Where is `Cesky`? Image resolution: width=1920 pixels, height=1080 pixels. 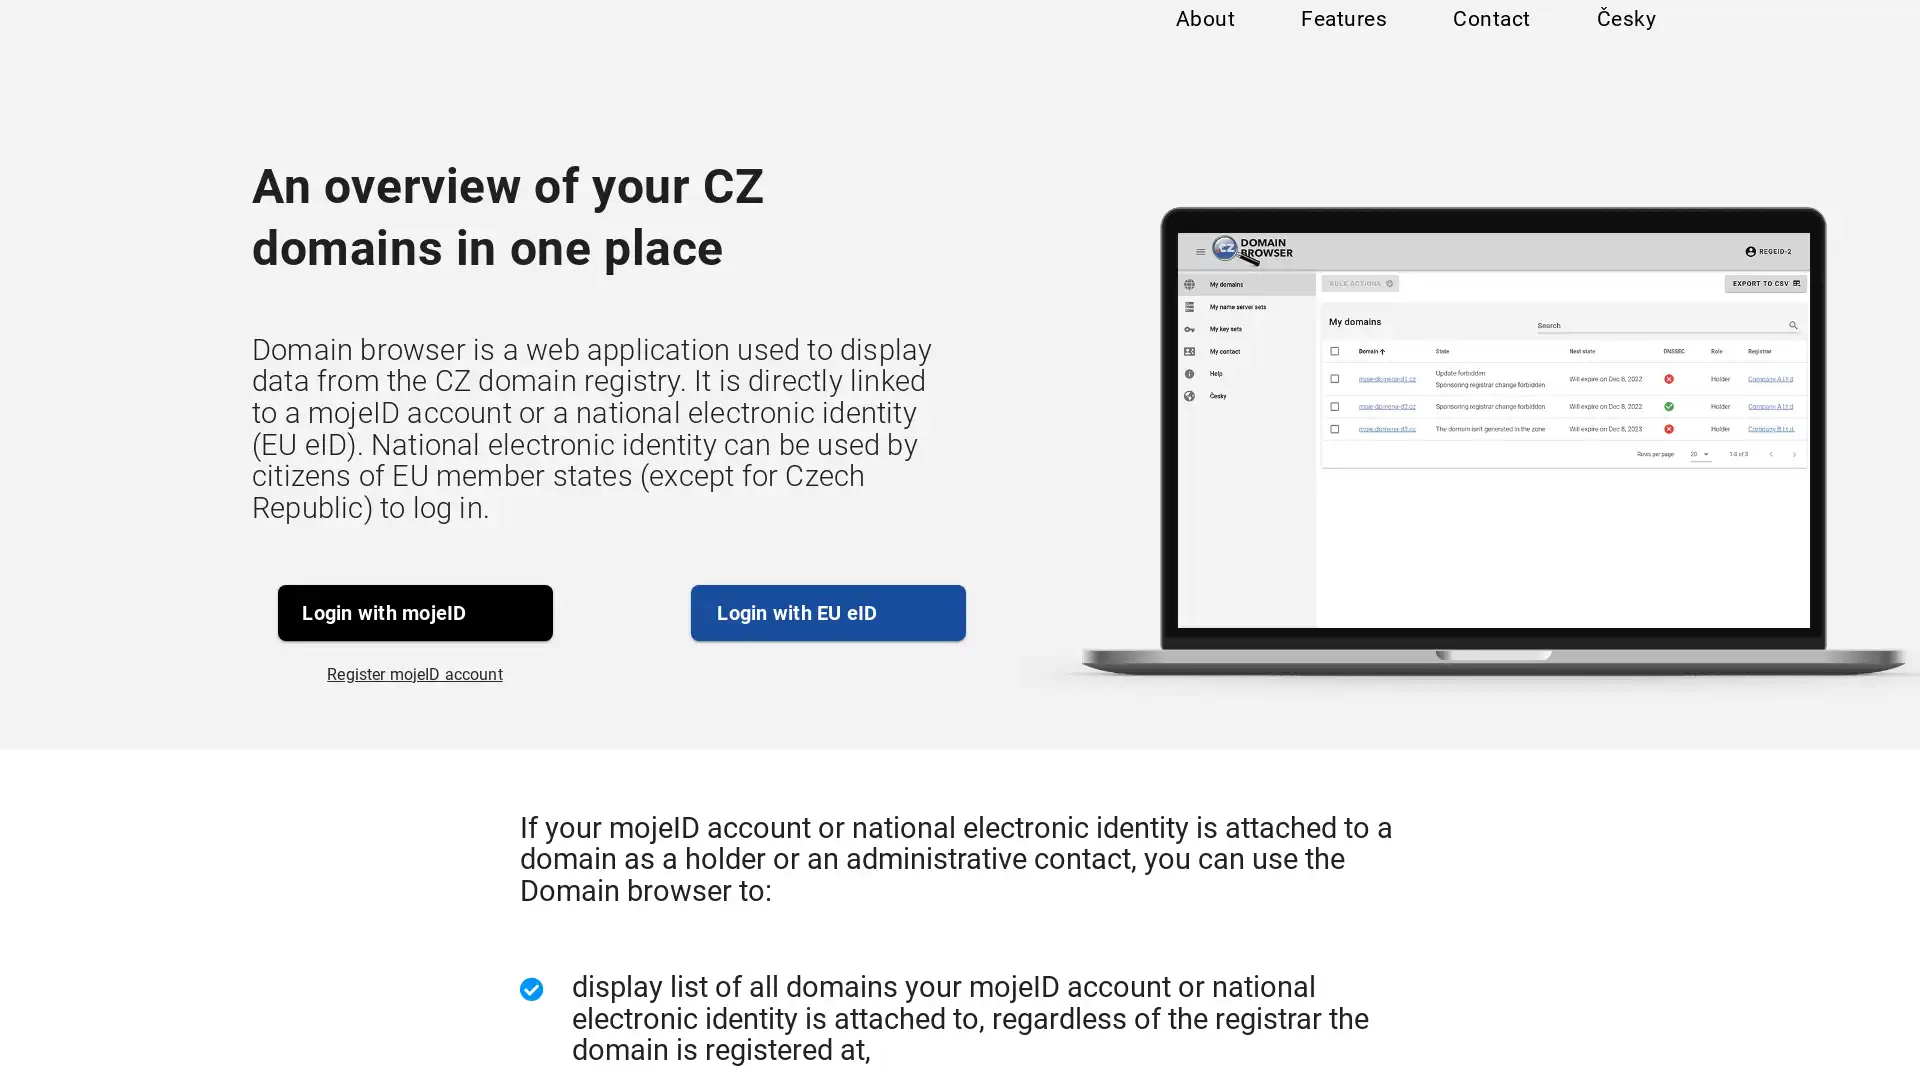 Cesky is located at coordinates (1625, 42).